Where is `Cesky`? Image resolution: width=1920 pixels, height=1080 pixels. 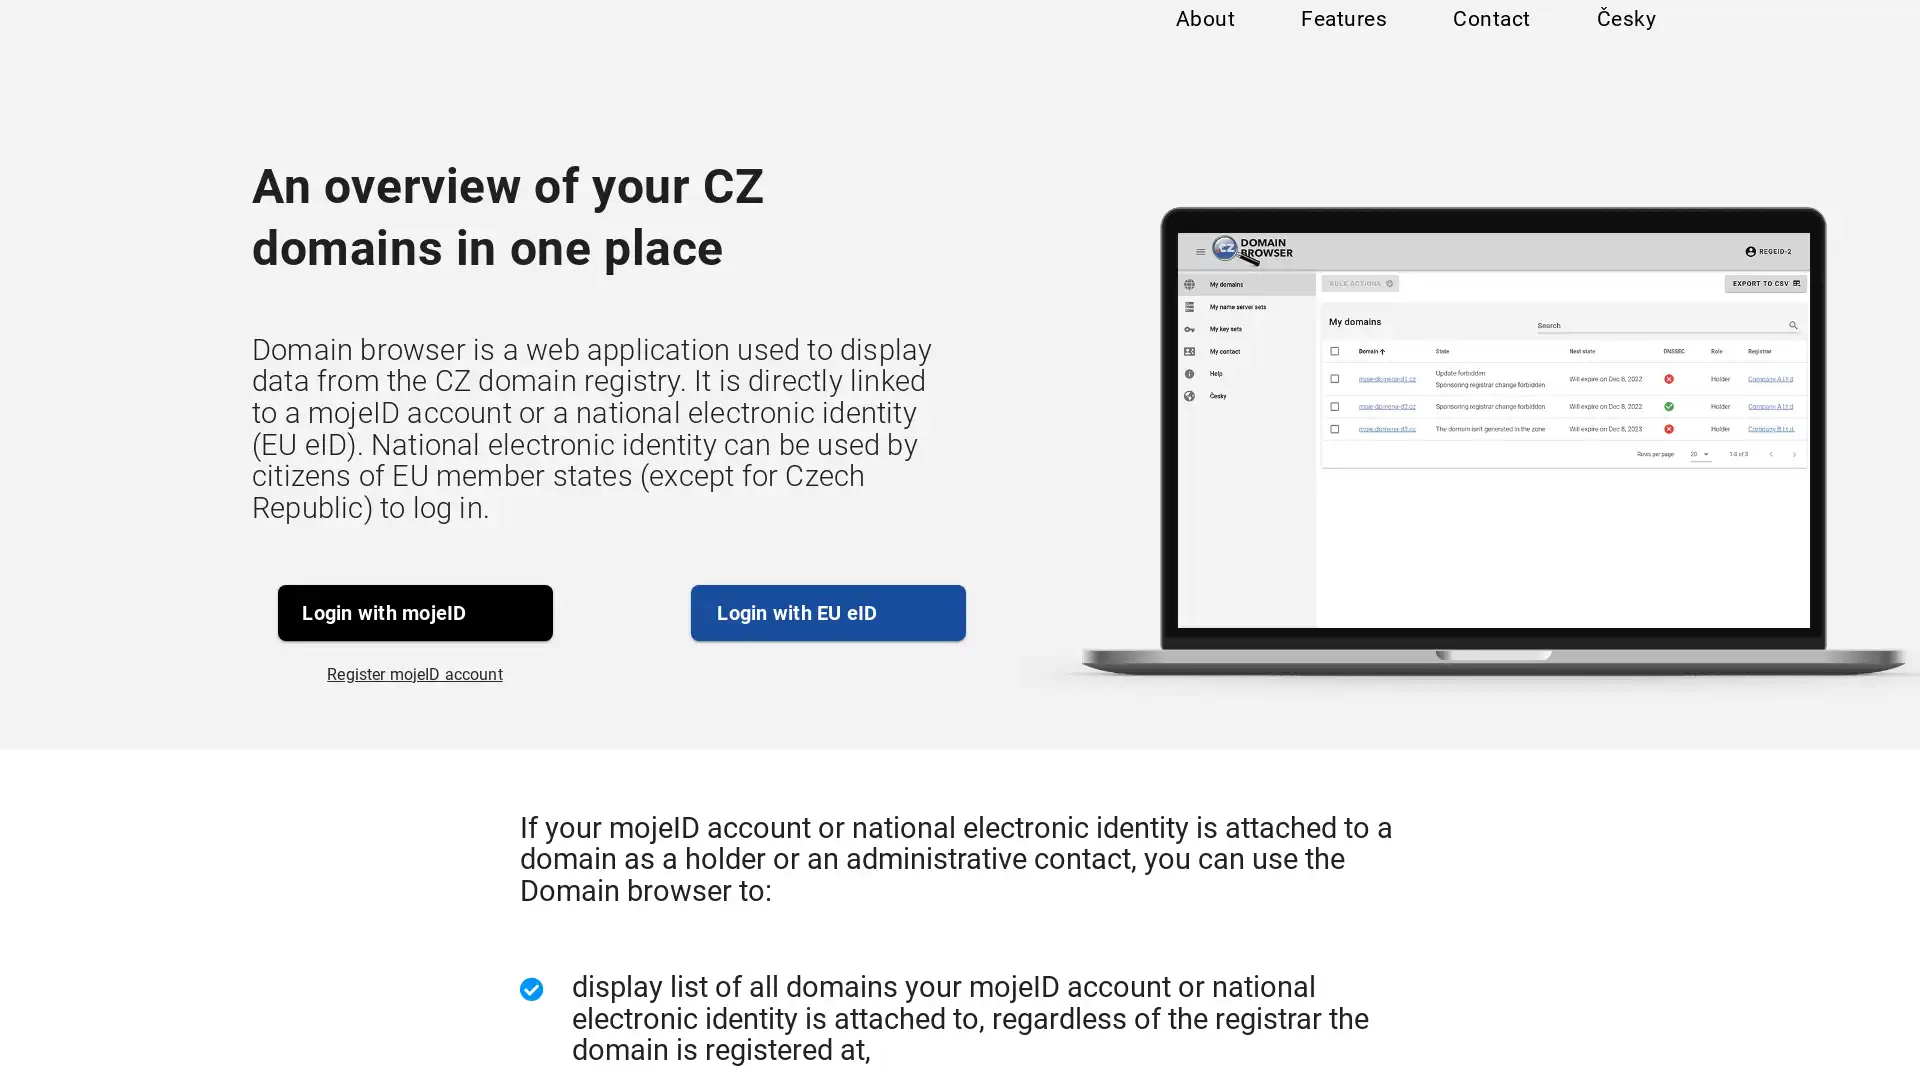 Cesky is located at coordinates (1625, 42).